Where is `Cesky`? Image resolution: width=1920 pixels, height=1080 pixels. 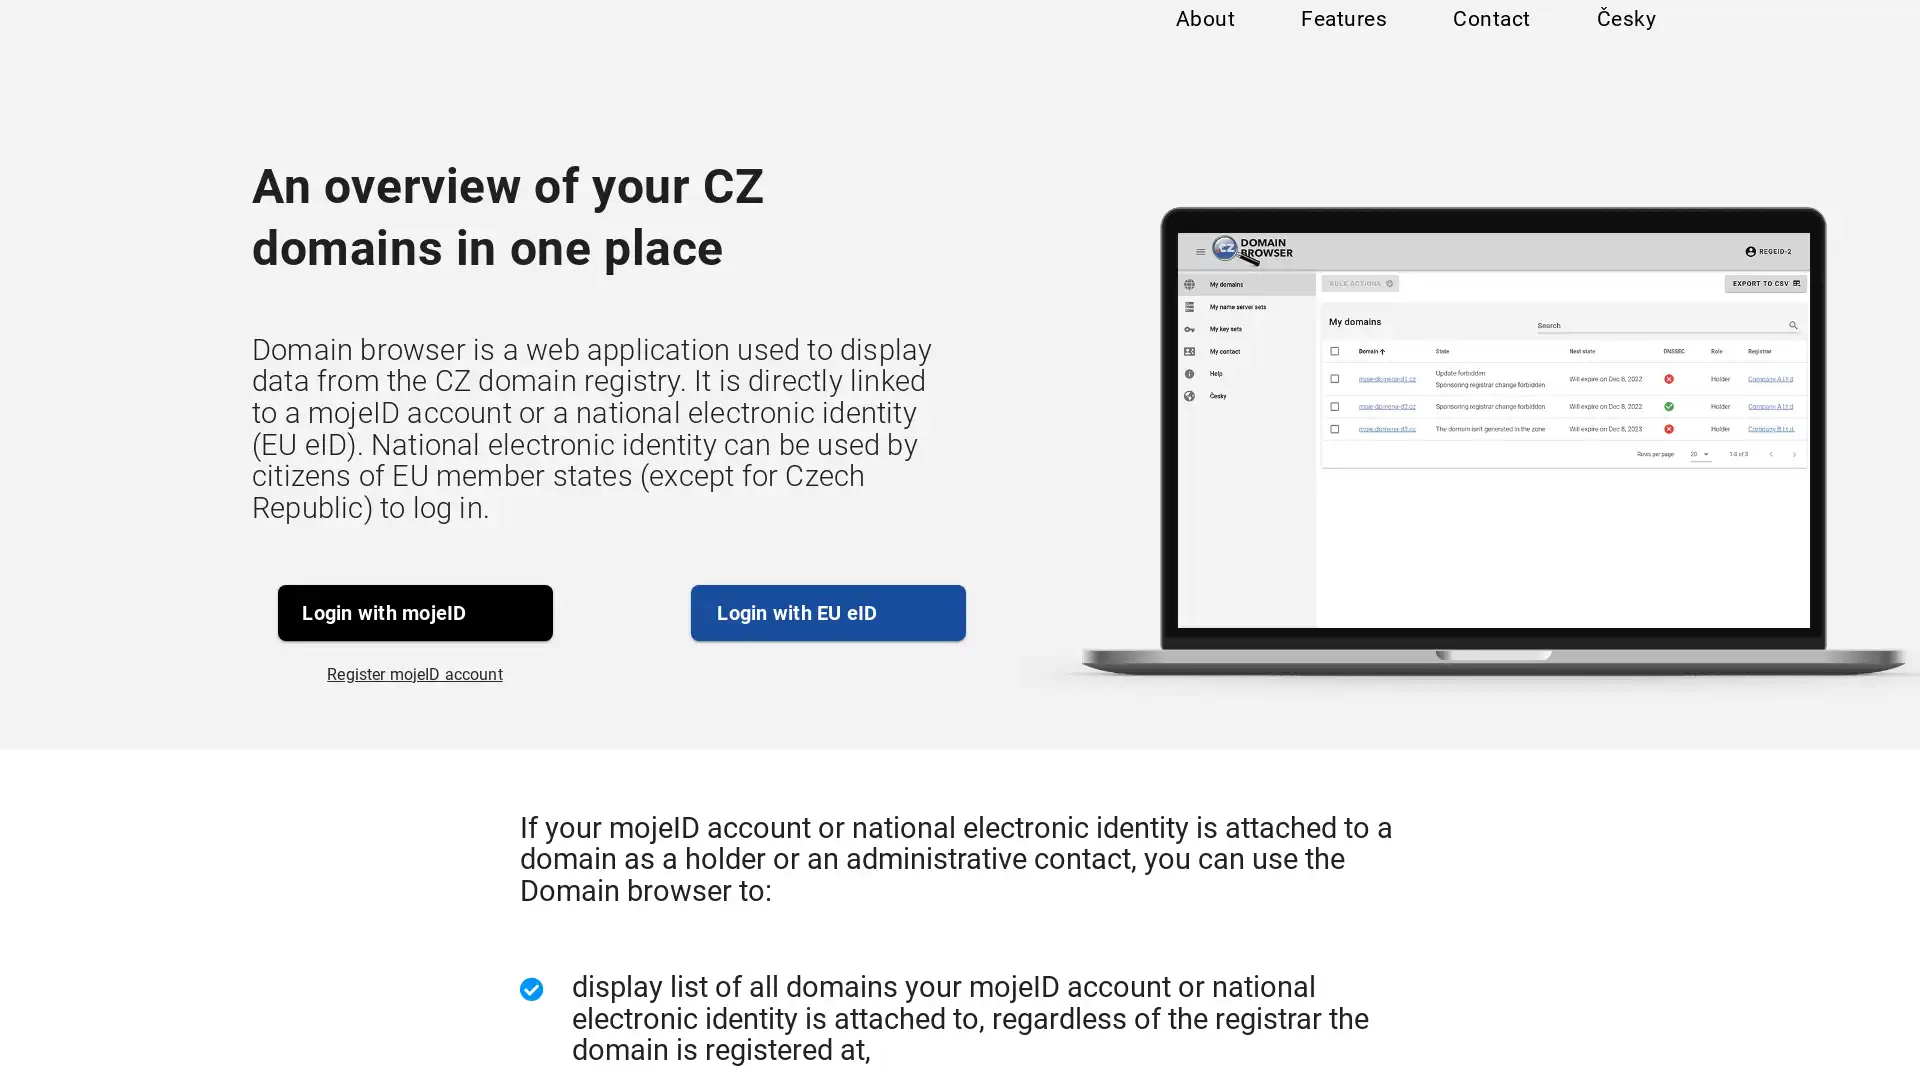 Cesky is located at coordinates (1625, 42).